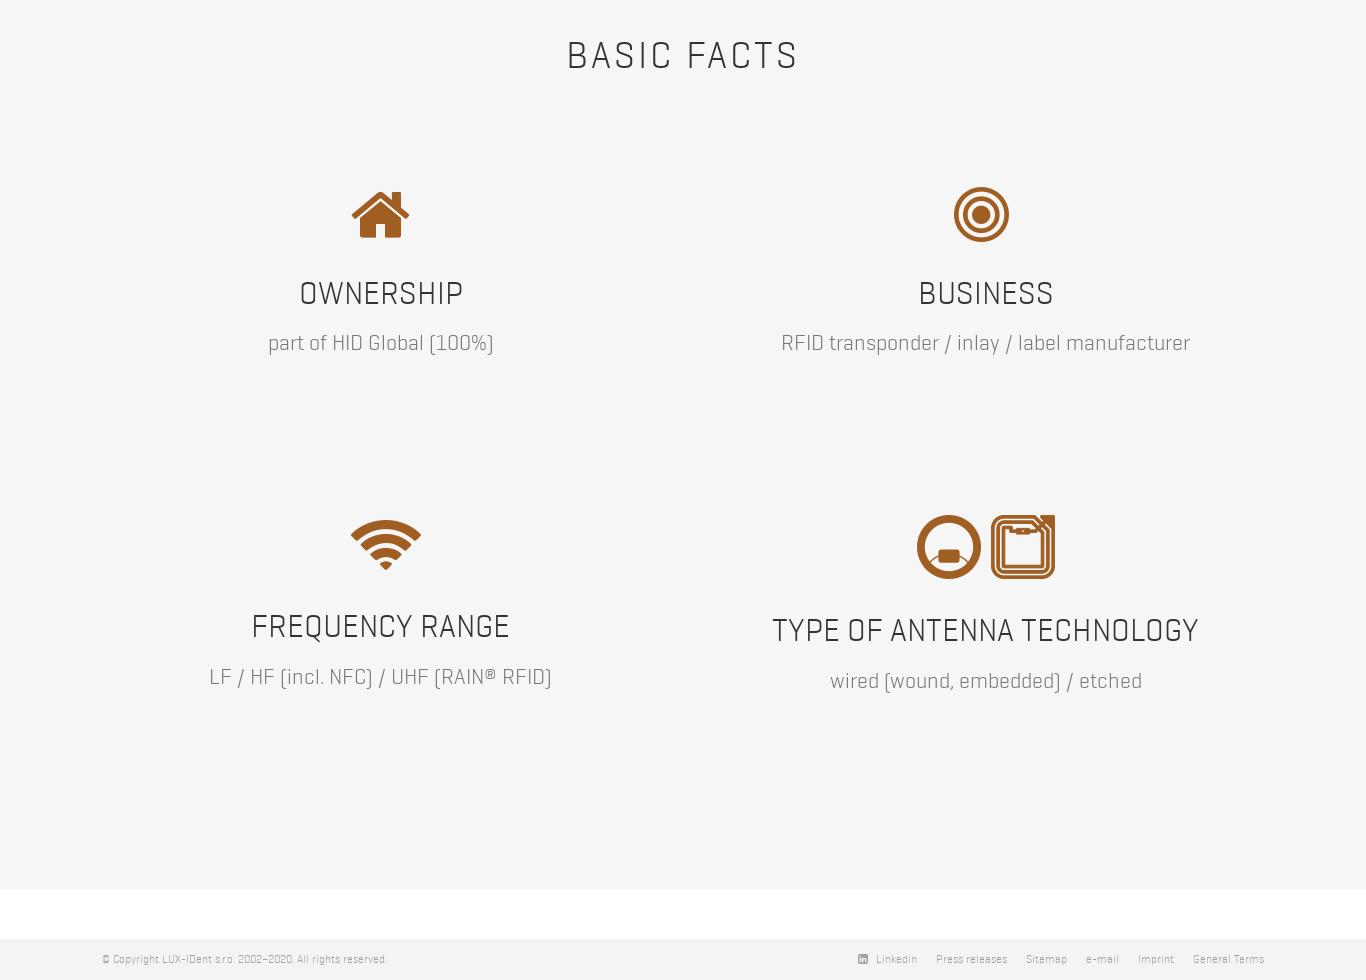 The image size is (1366, 980). I want to click on 'BUSINESS', so click(916, 292).